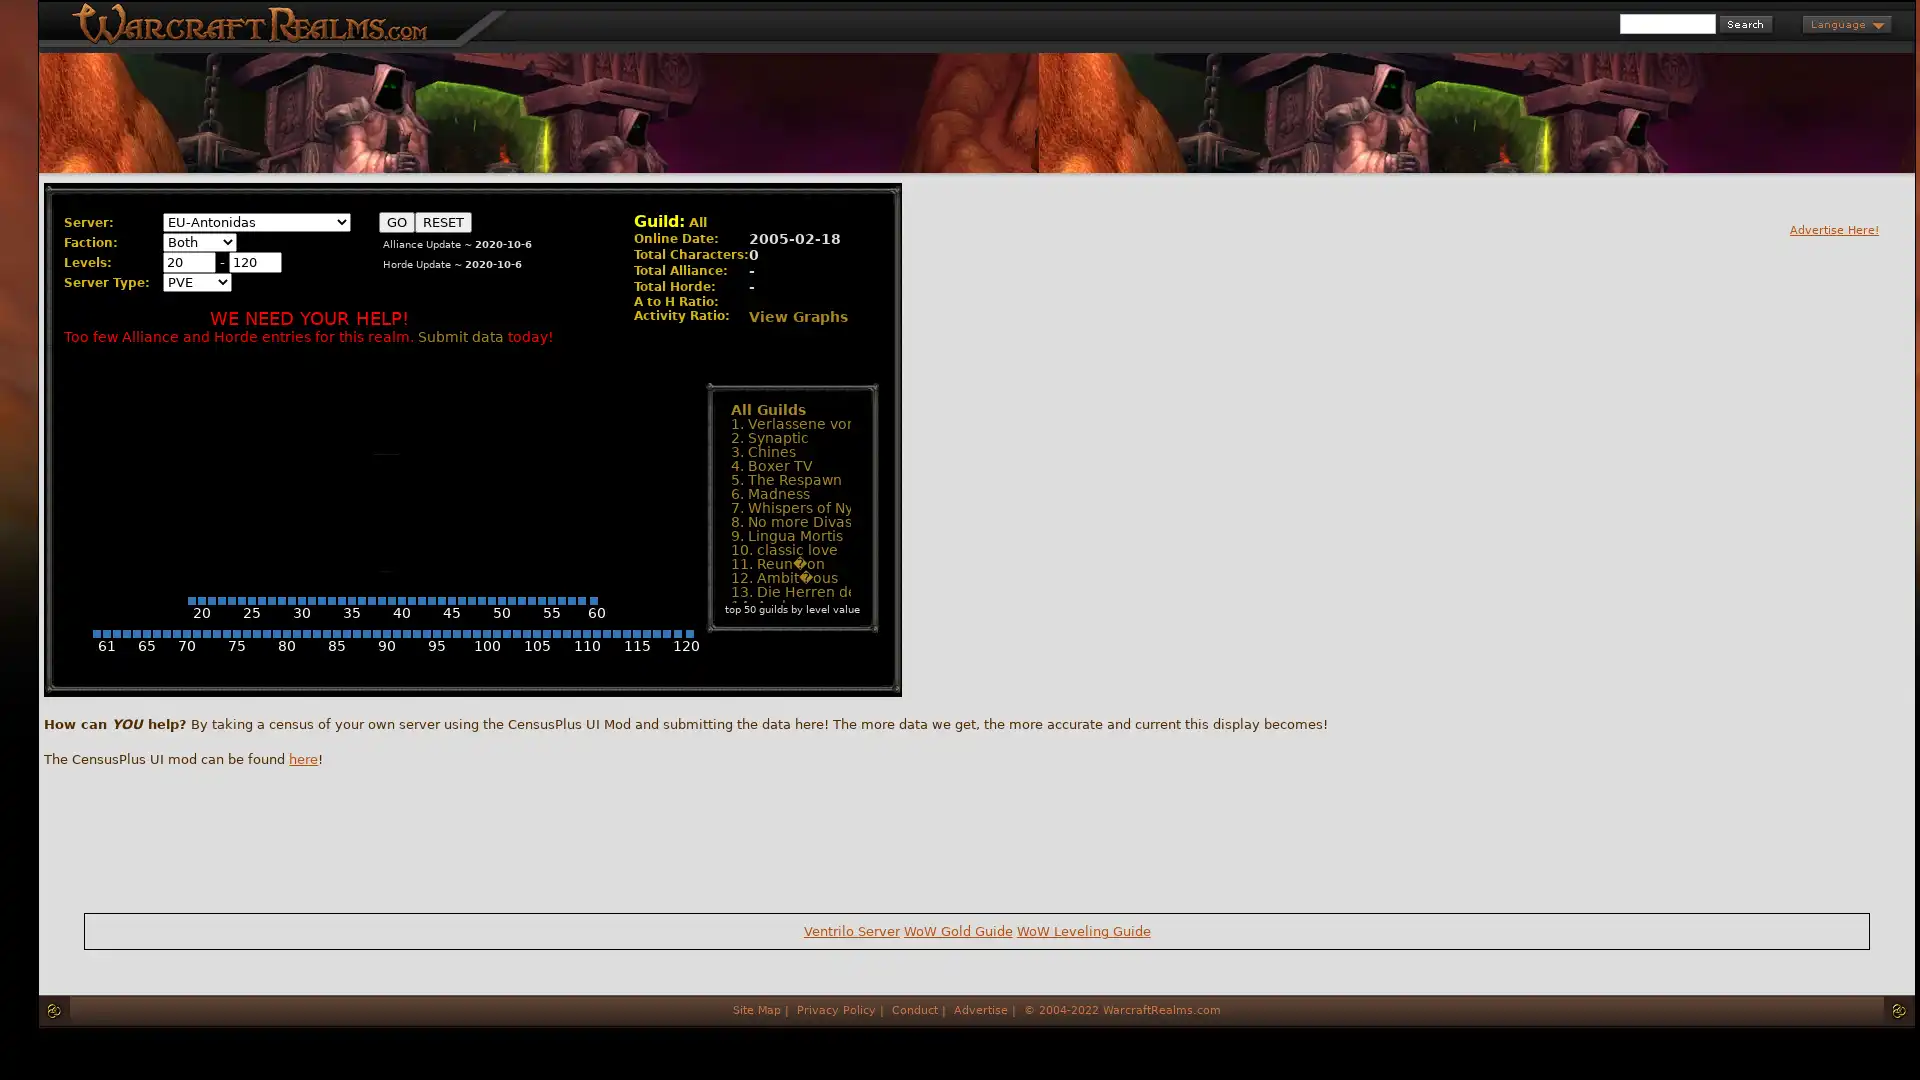 The height and width of the screenshot is (1080, 1920). Describe the element at coordinates (1745, 24) in the screenshot. I see `Search` at that location.